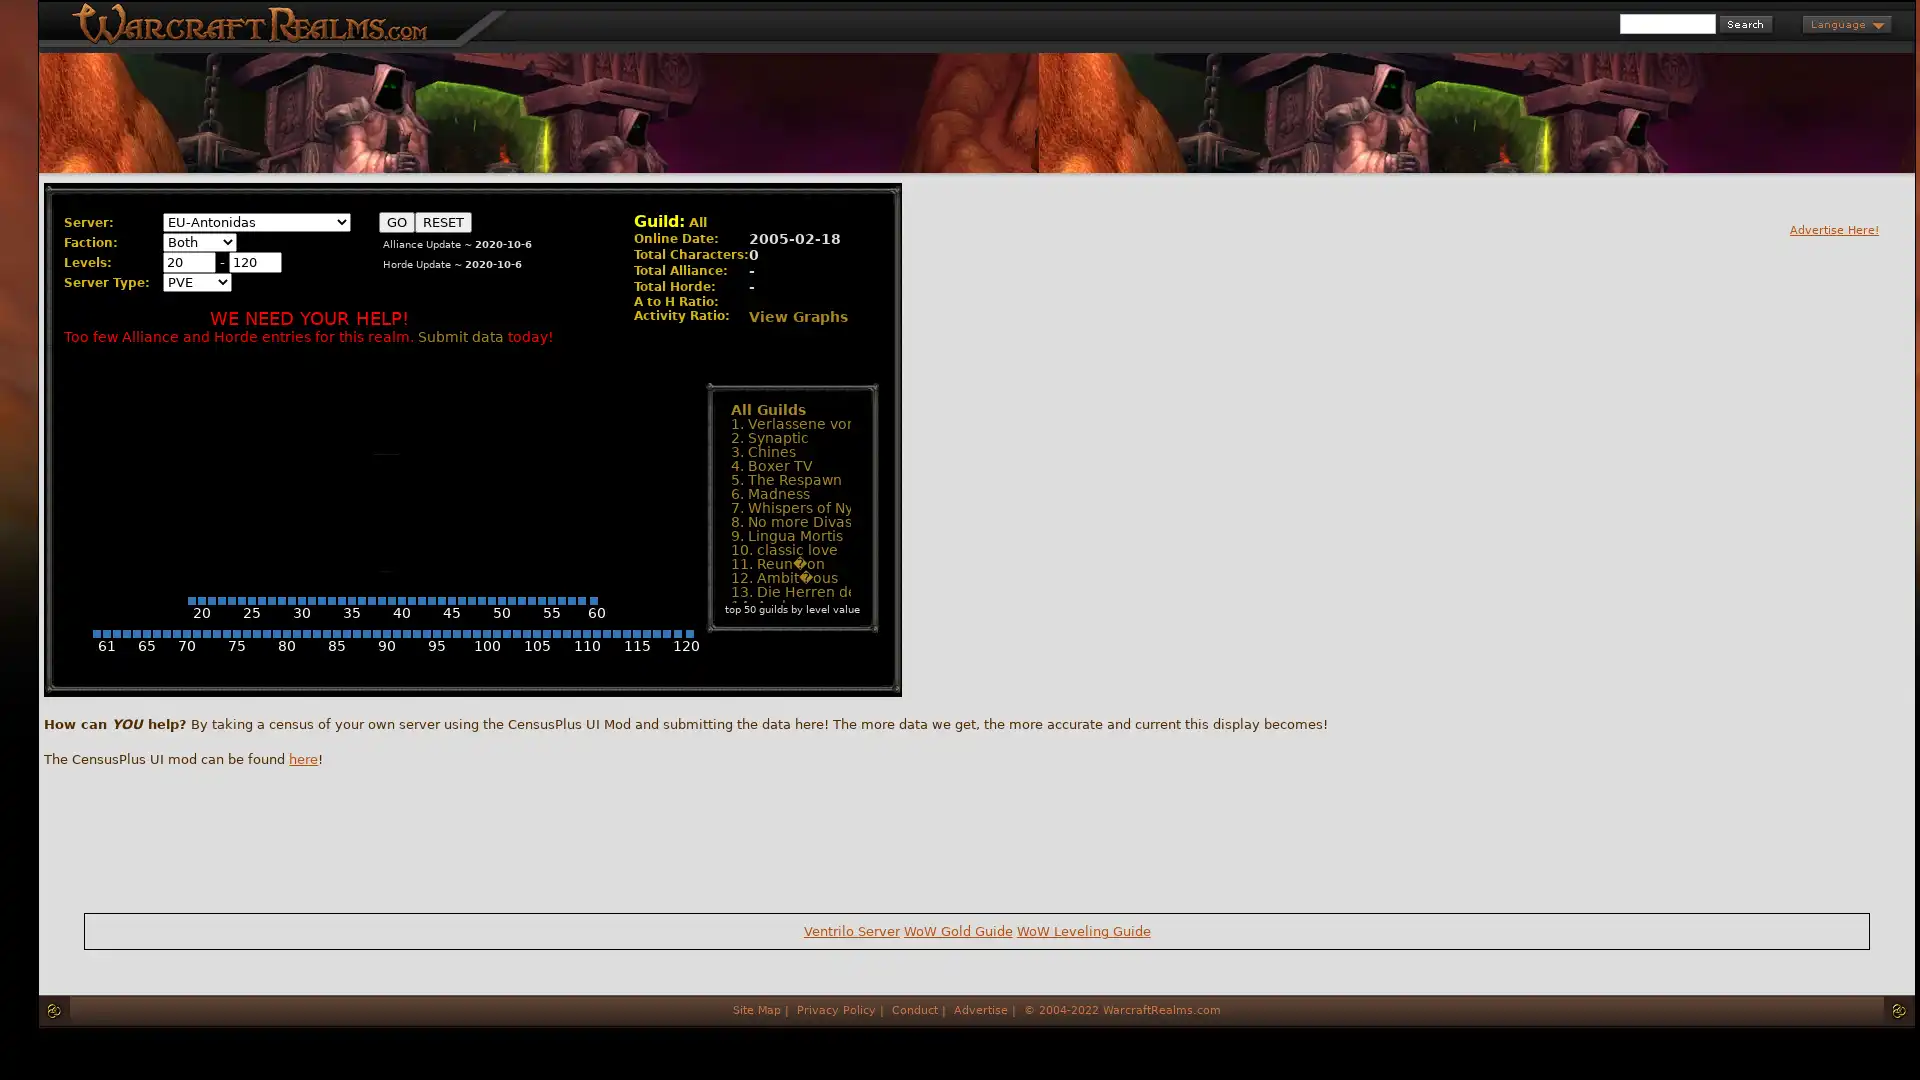 The height and width of the screenshot is (1080, 1920). Describe the element at coordinates (1745, 24) in the screenshot. I see `Search` at that location.